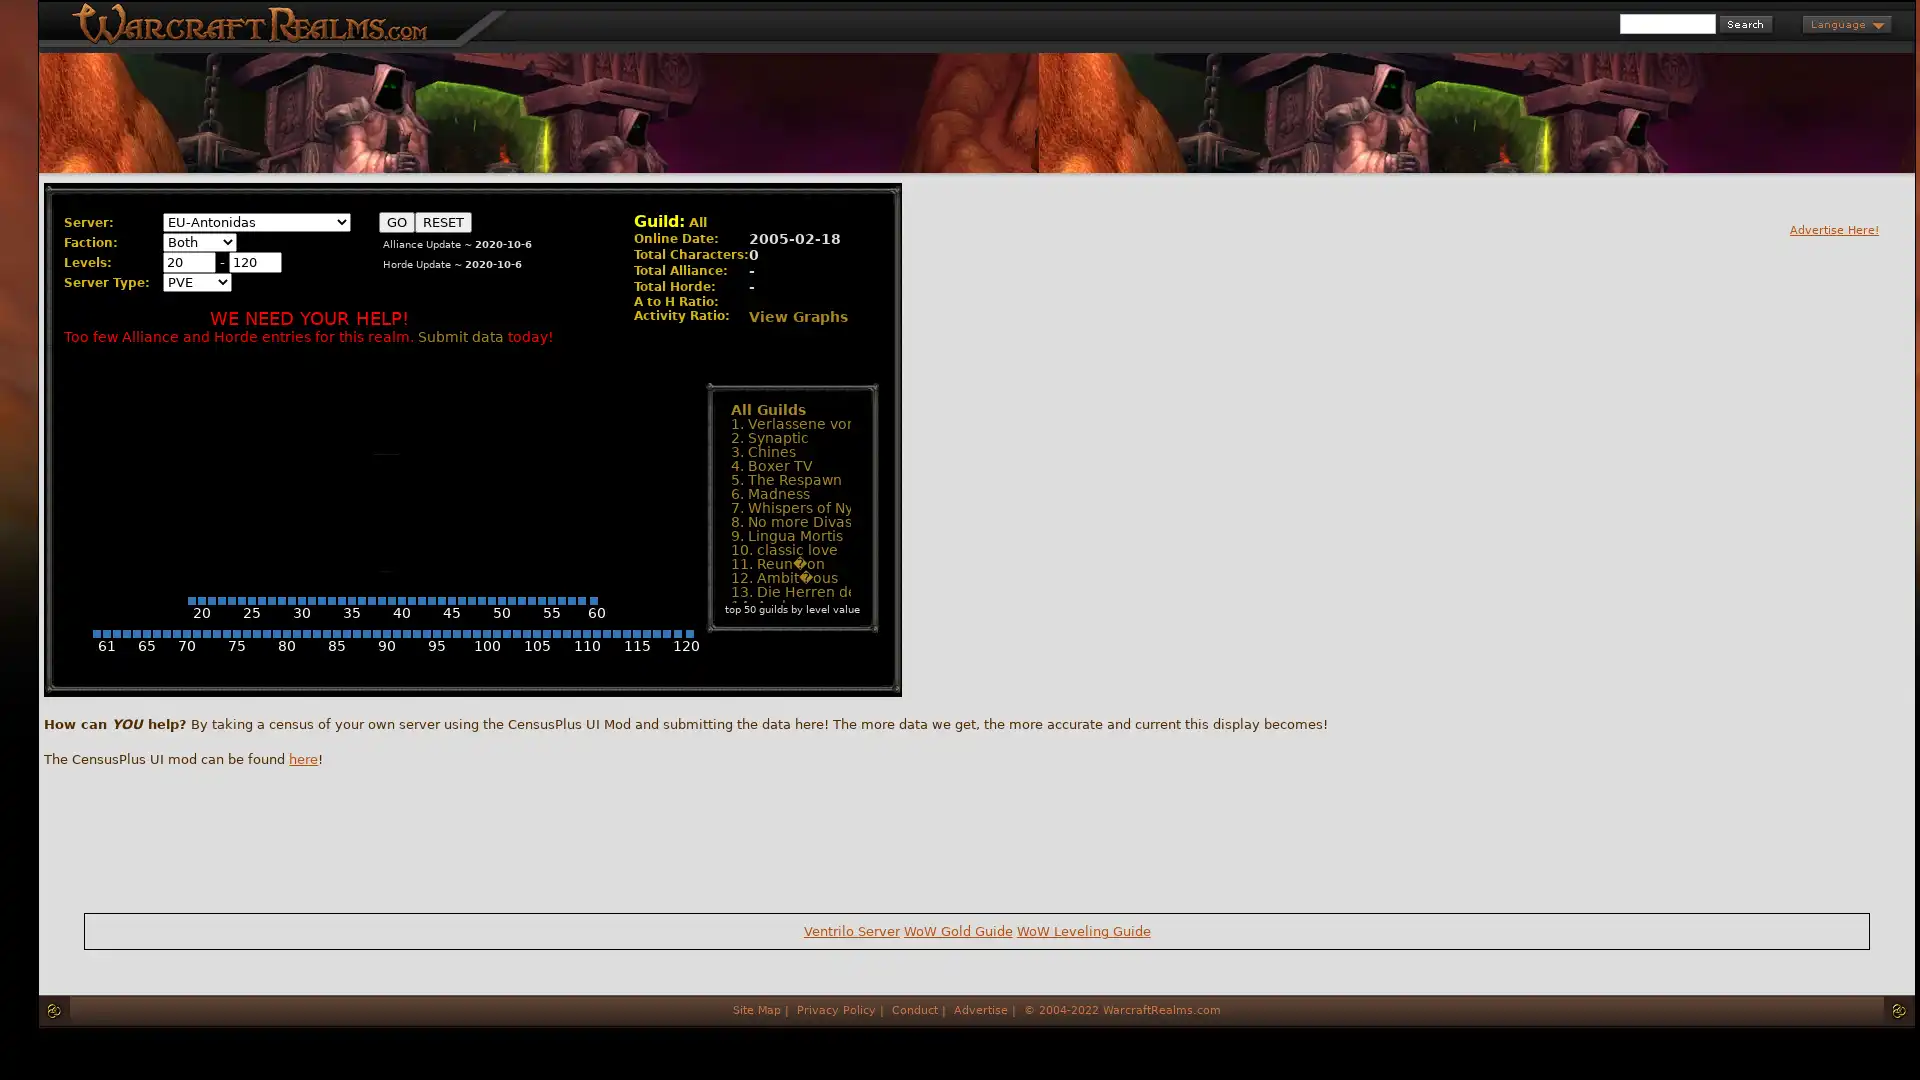 The height and width of the screenshot is (1080, 1920). Describe the element at coordinates (1745, 24) in the screenshot. I see `Search` at that location.